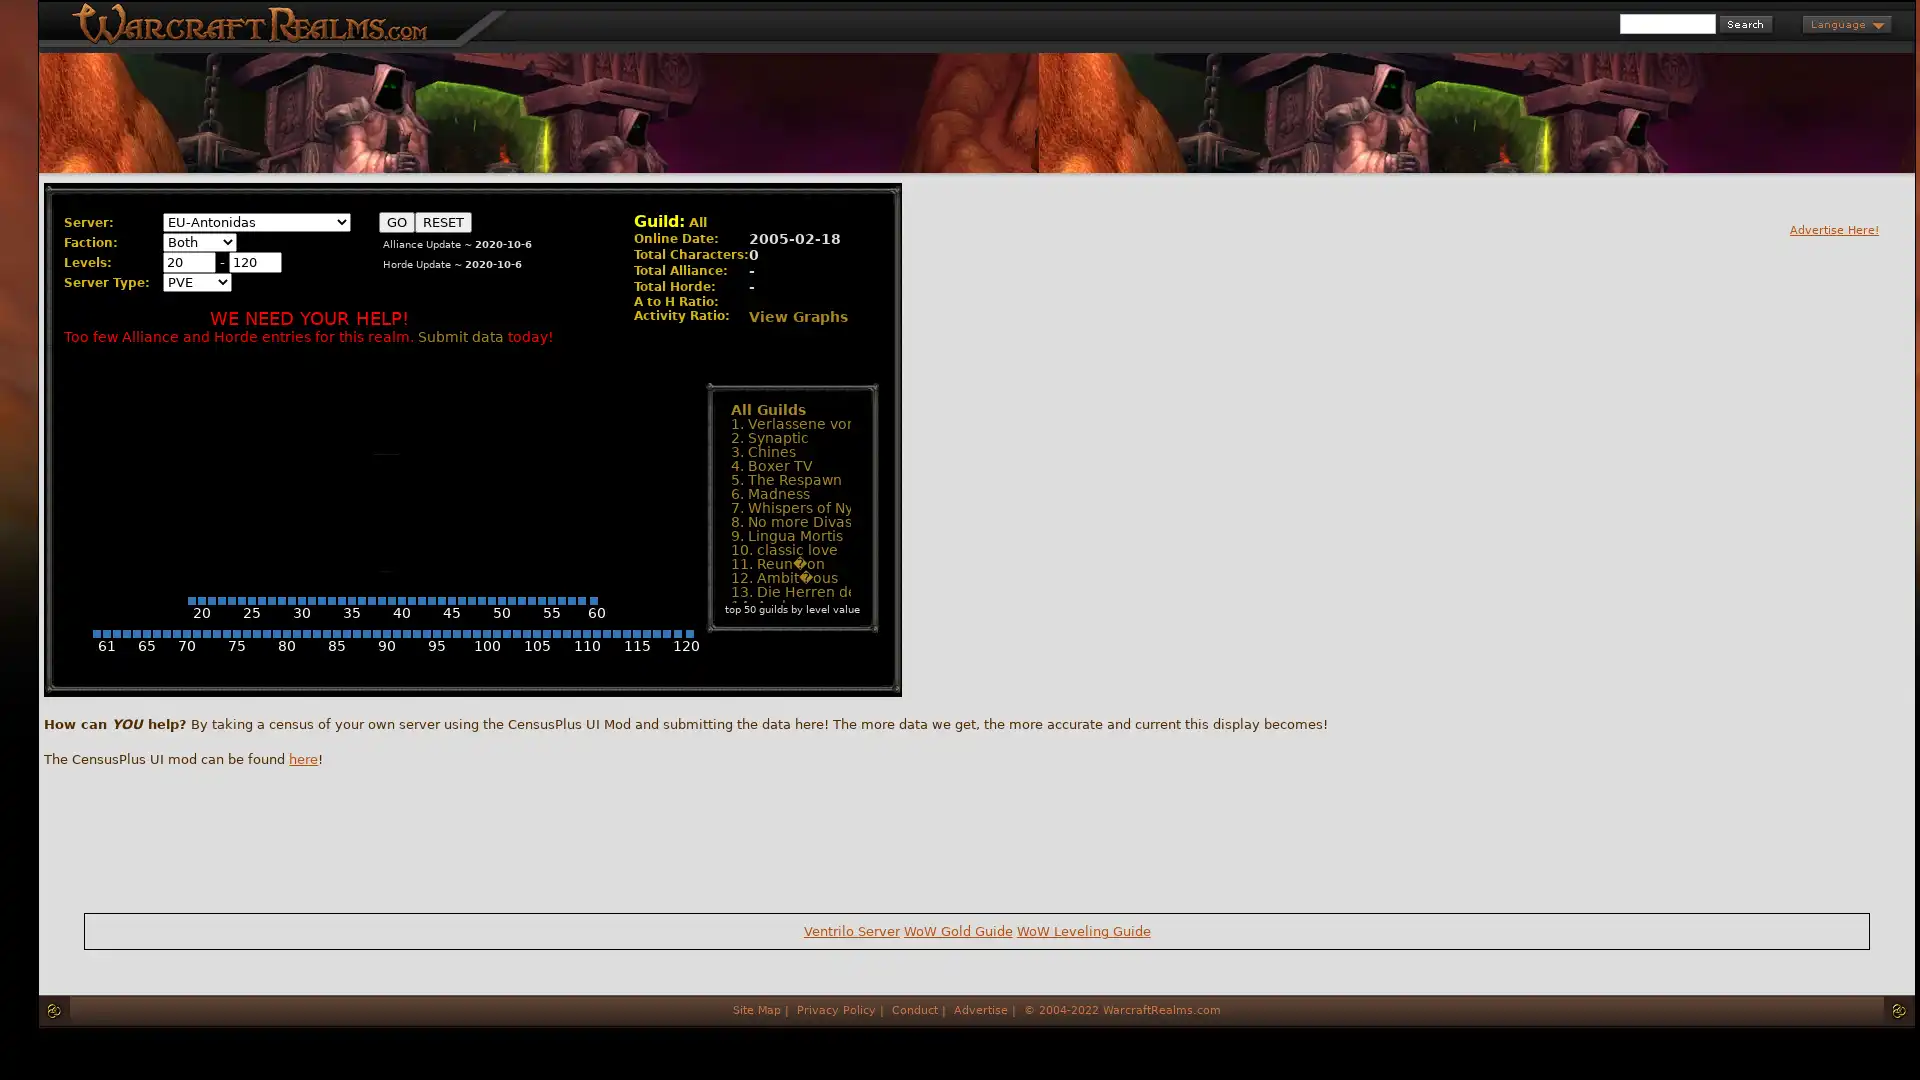 The height and width of the screenshot is (1080, 1920). Describe the element at coordinates (1745, 24) in the screenshot. I see `Search` at that location.